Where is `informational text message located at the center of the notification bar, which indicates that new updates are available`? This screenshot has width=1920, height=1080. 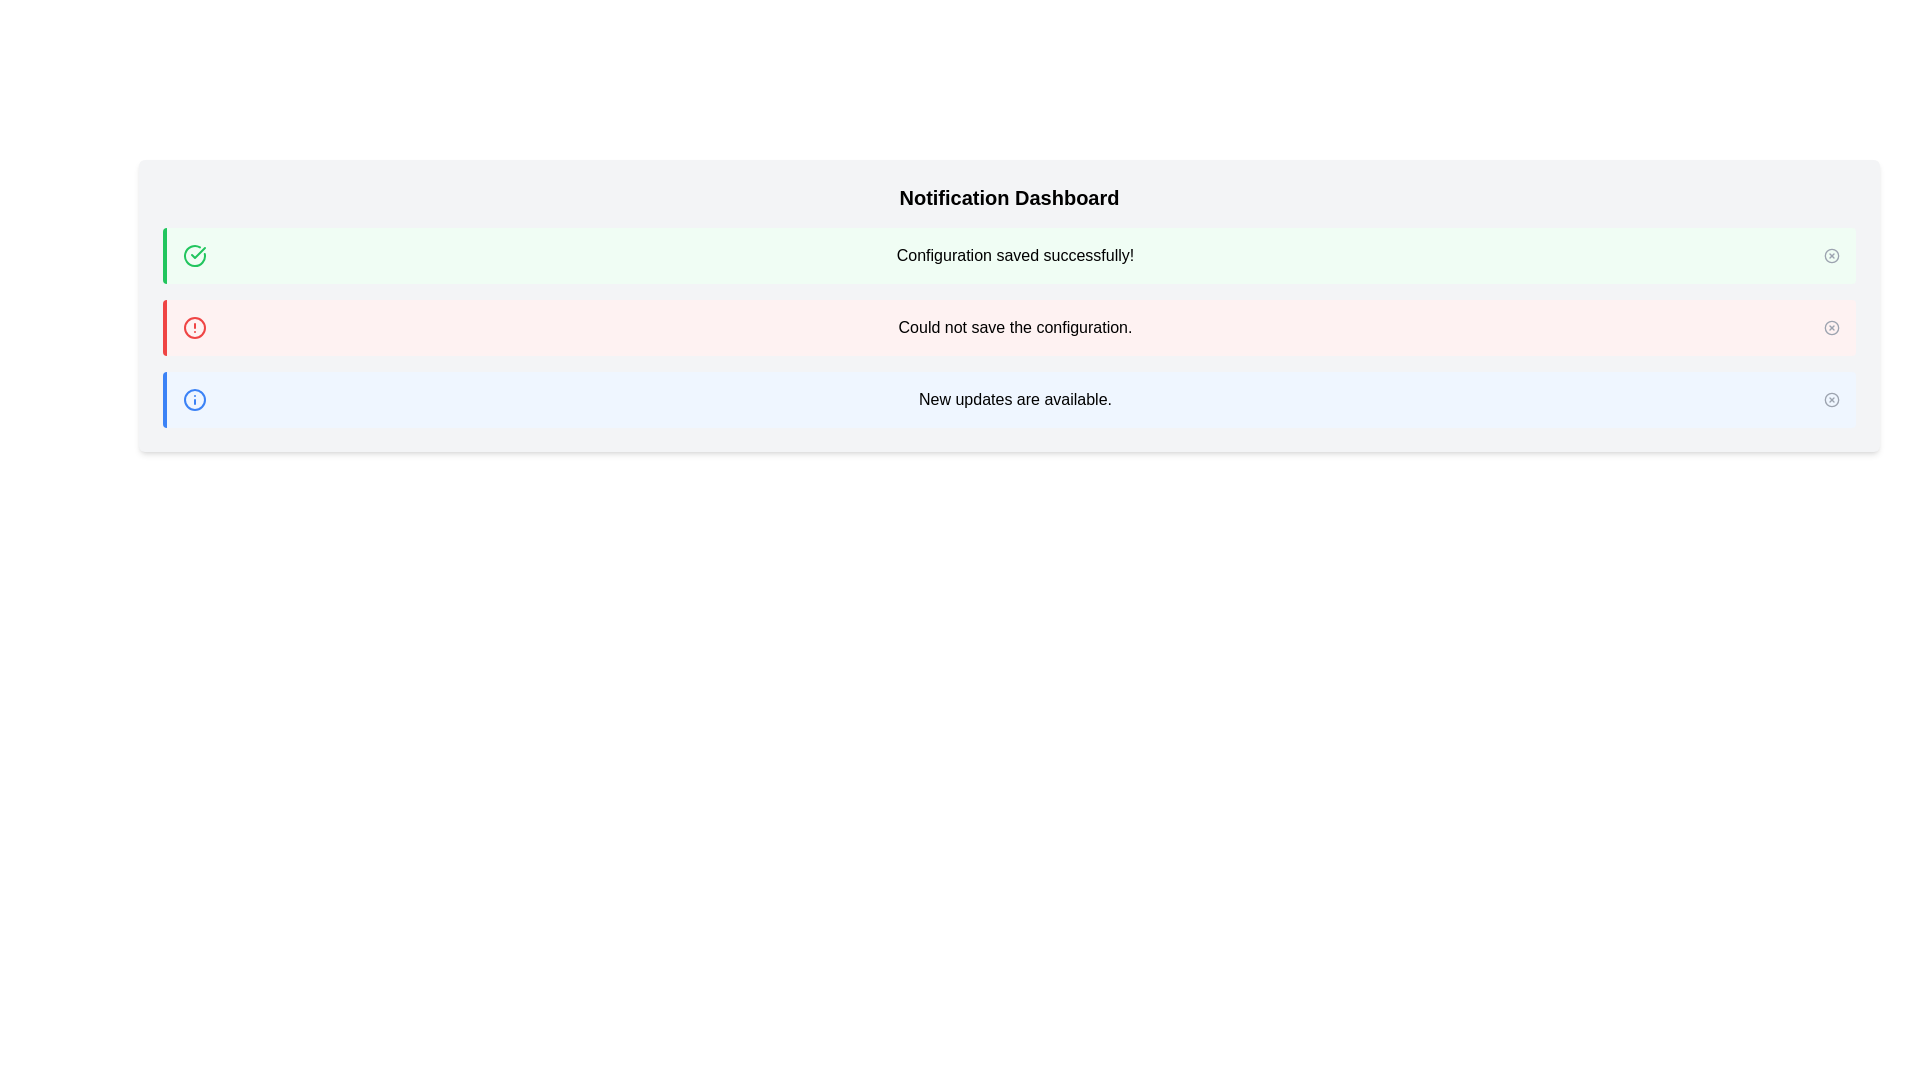 informational text message located at the center of the notification bar, which indicates that new updates are available is located at coordinates (1015, 400).